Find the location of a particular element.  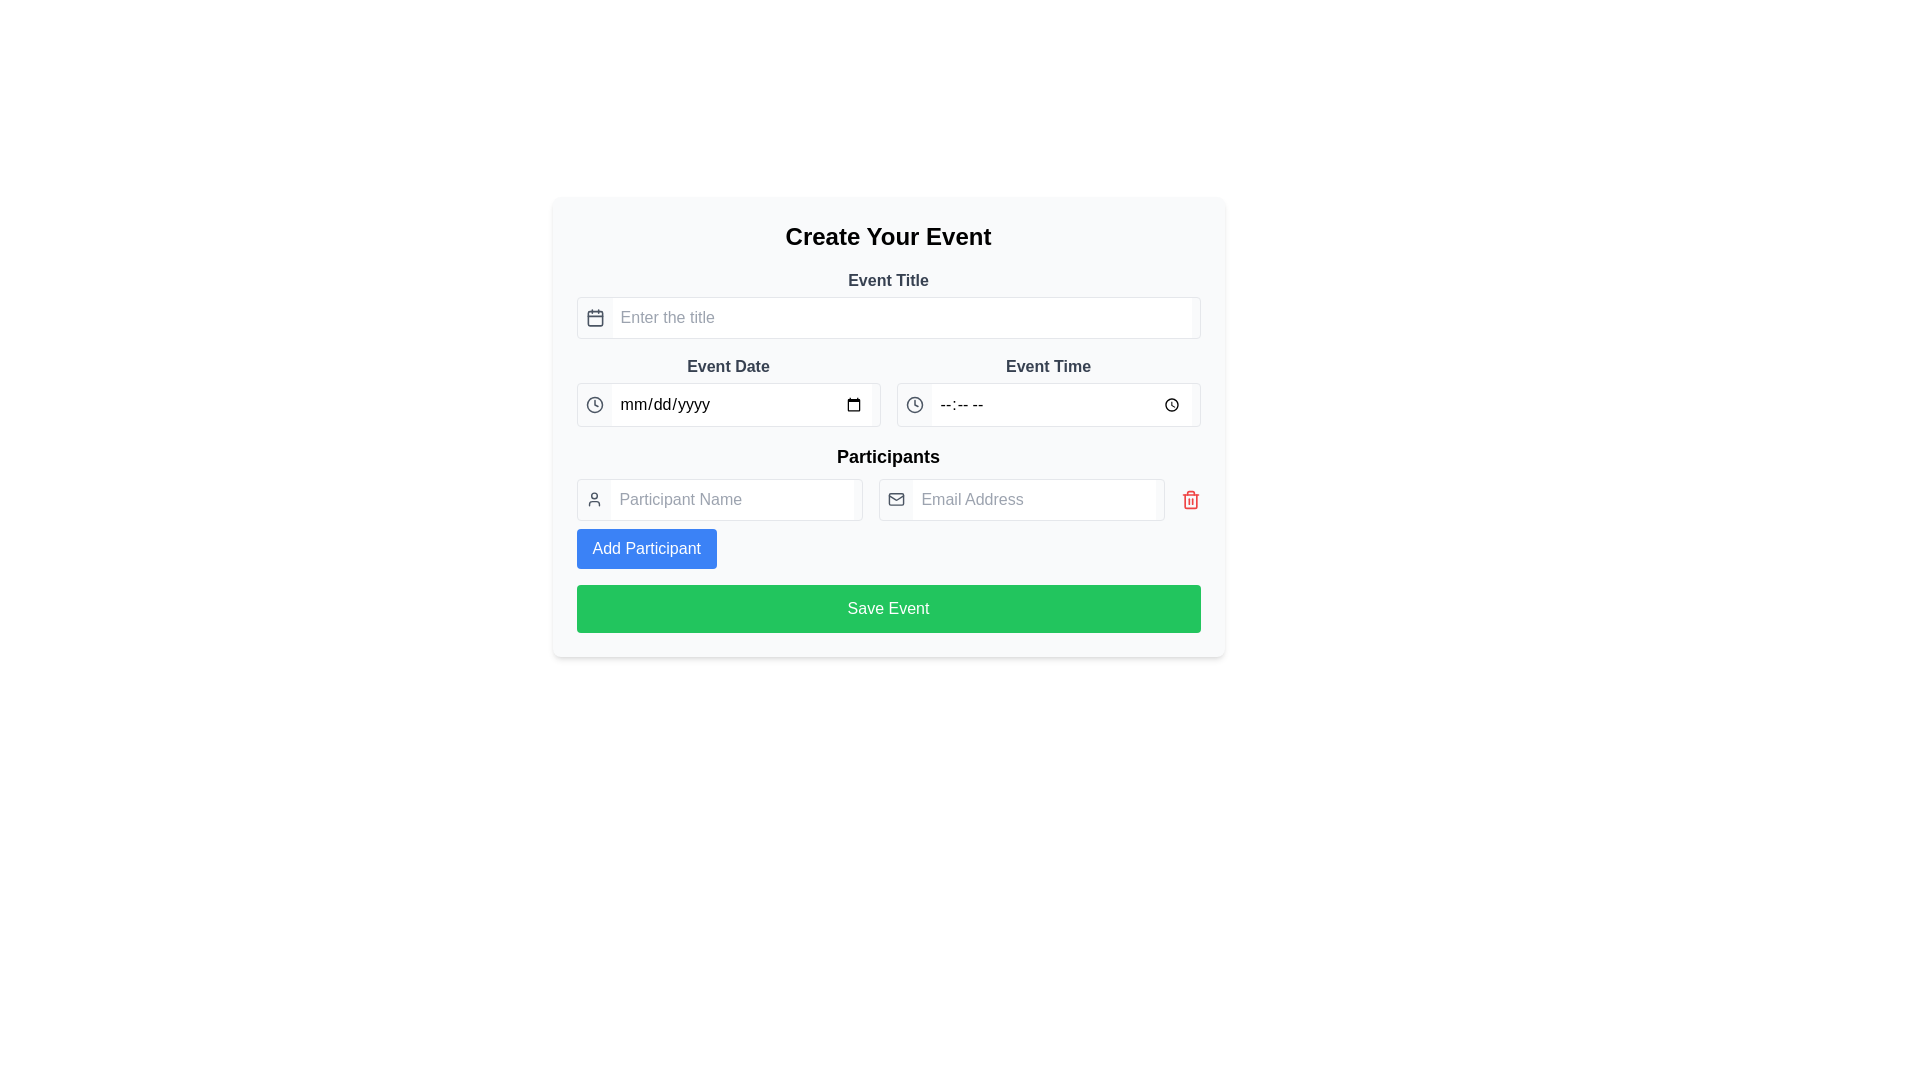

the outlined text input field labeled 'Participant Name' that is located in the 'Participants' section, positioned below 'Event Date' and 'Event Time', and to the left of the 'Email Address' field is located at coordinates (719, 499).